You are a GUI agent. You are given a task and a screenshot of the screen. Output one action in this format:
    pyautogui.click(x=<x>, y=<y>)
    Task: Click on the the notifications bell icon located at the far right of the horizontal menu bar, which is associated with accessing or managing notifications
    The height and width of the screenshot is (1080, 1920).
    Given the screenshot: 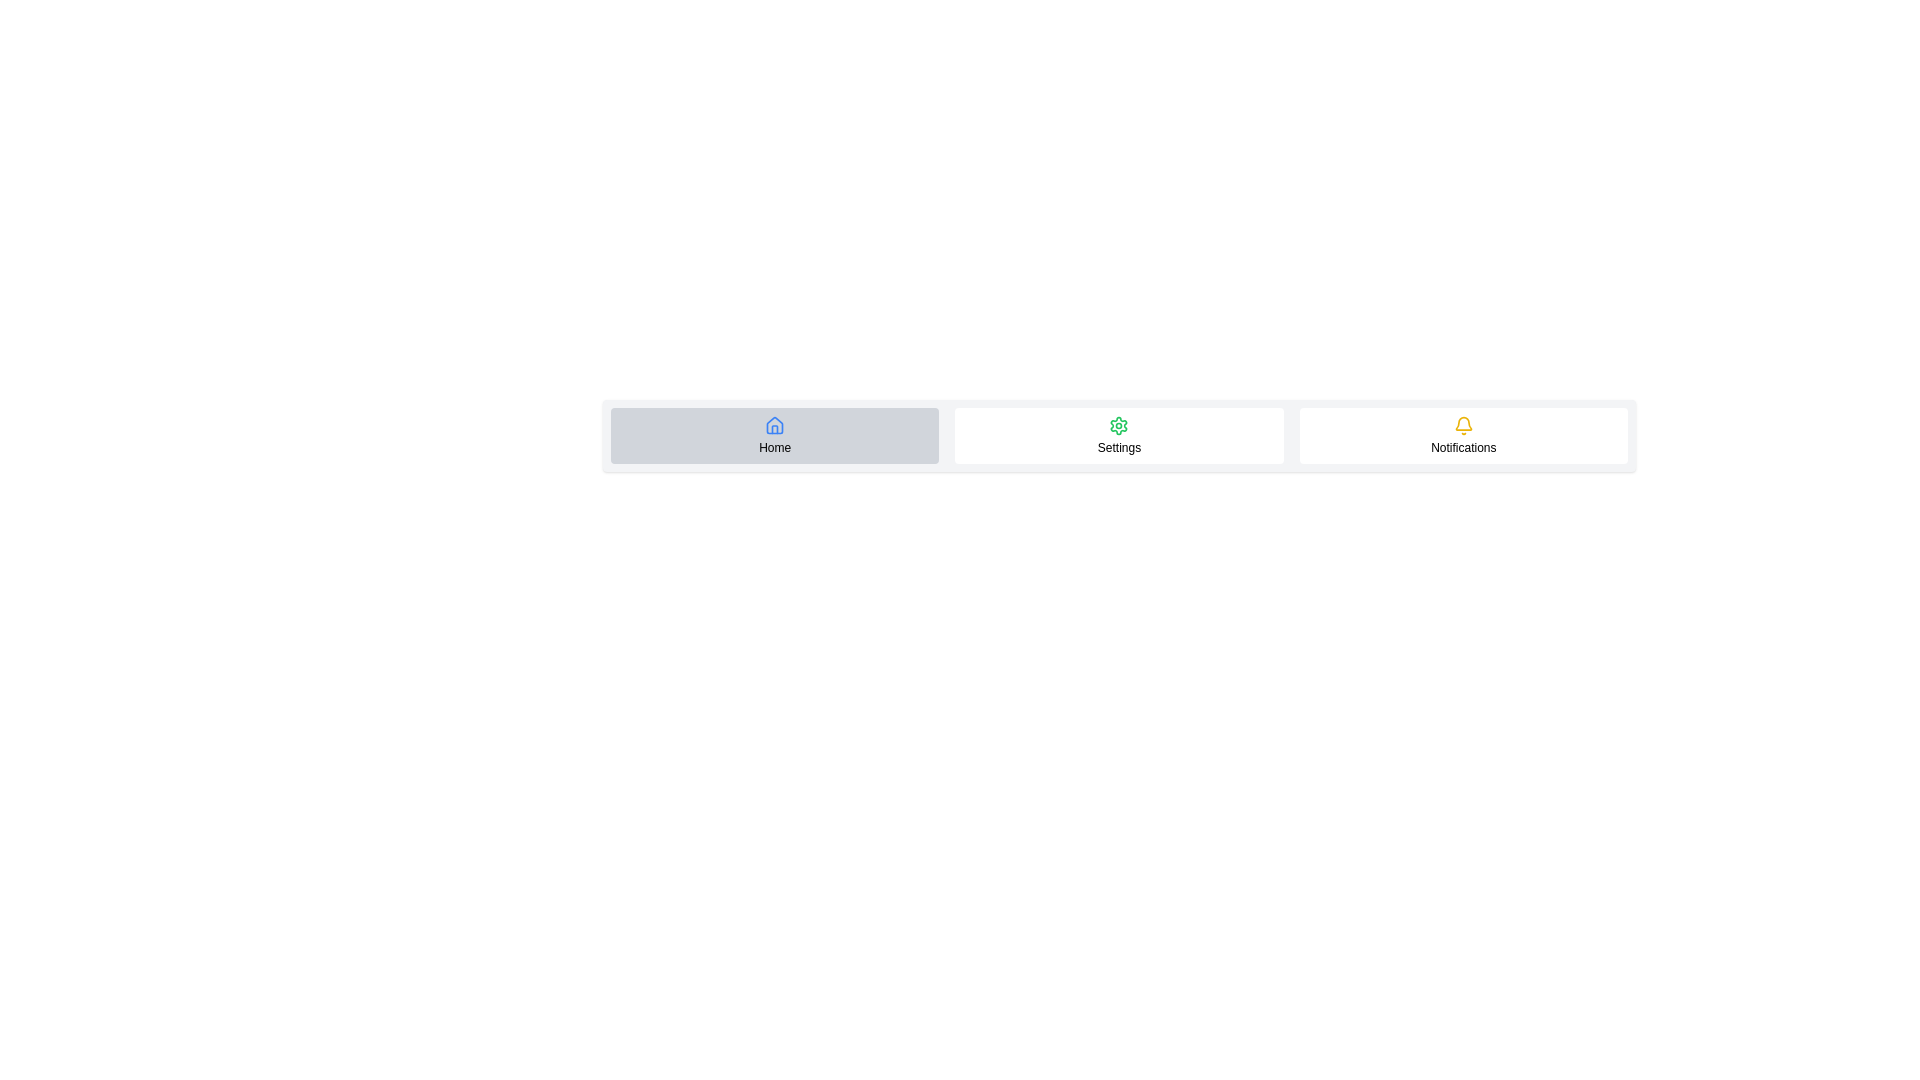 What is the action you would take?
    pyautogui.click(x=1463, y=424)
    